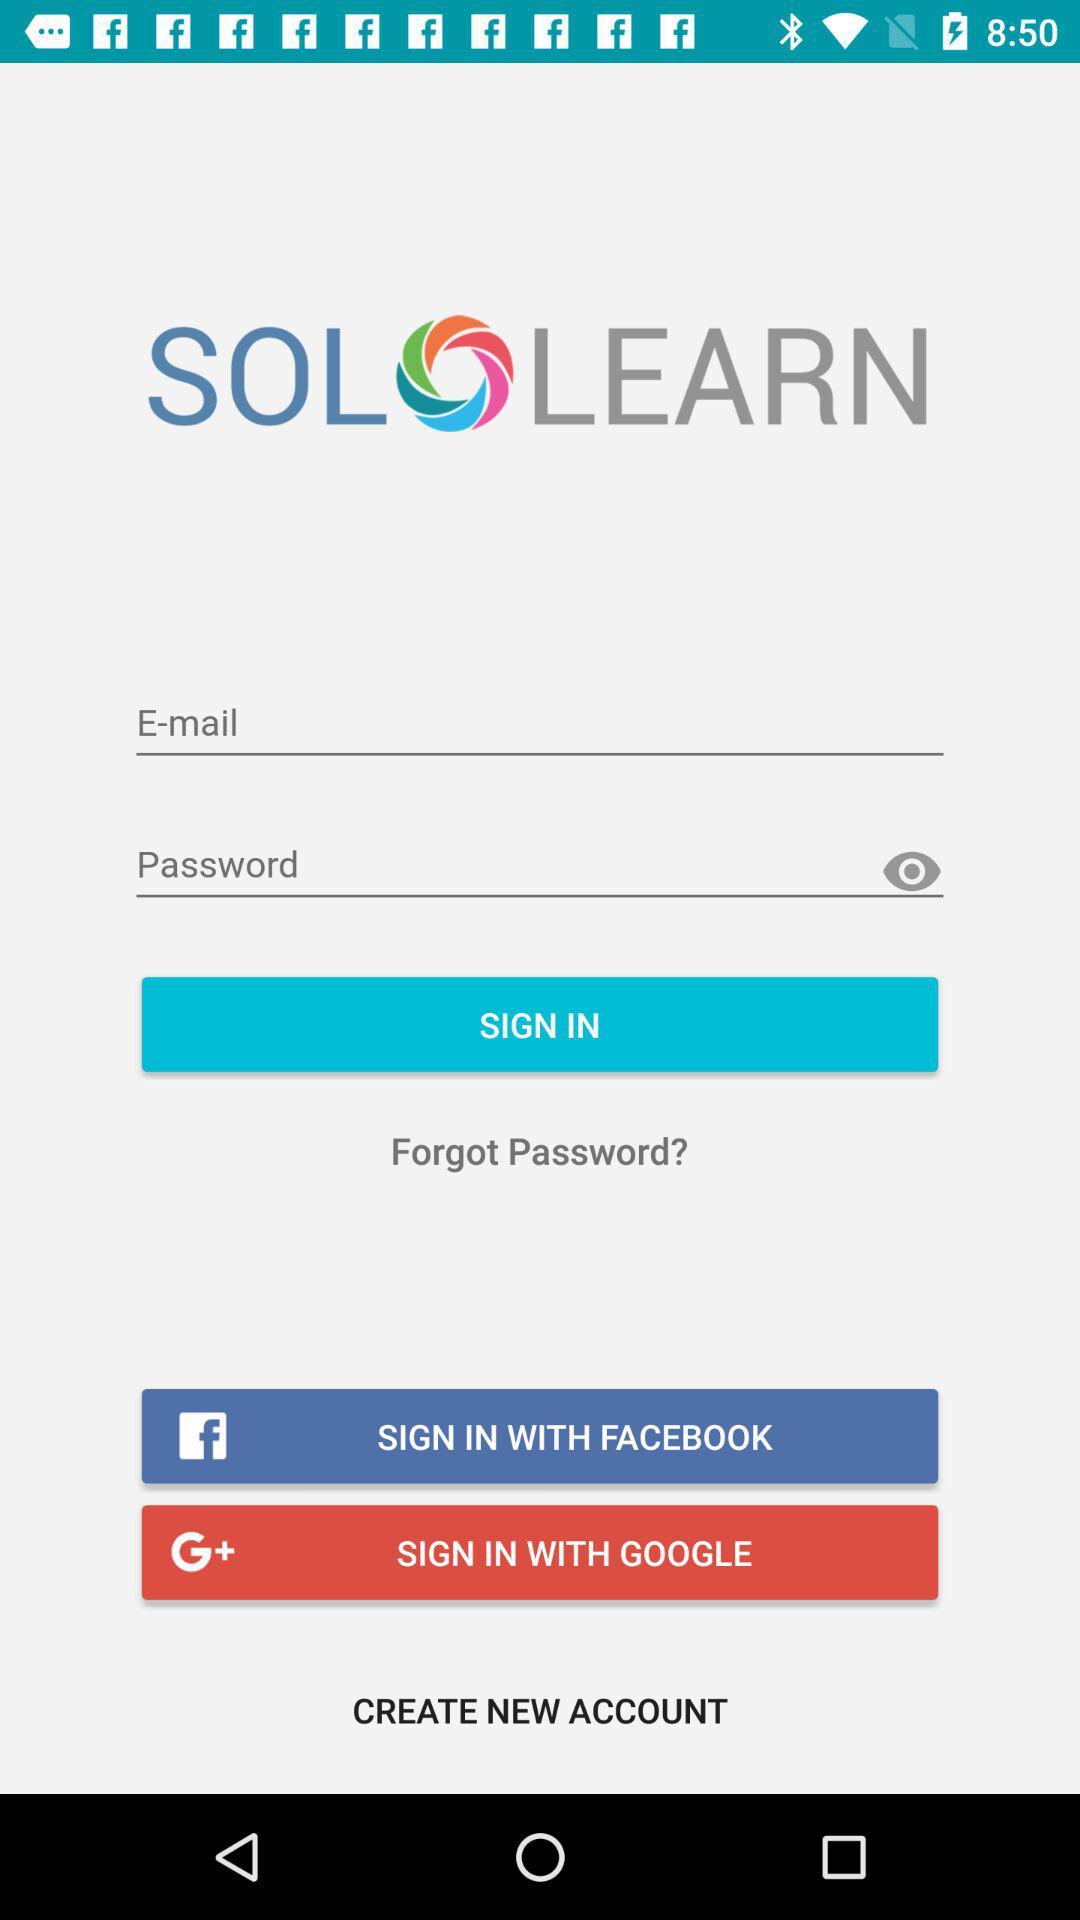 Image resolution: width=1080 pixels, height=1920 pixels. I want to click on make password visible, so click(911, 872).